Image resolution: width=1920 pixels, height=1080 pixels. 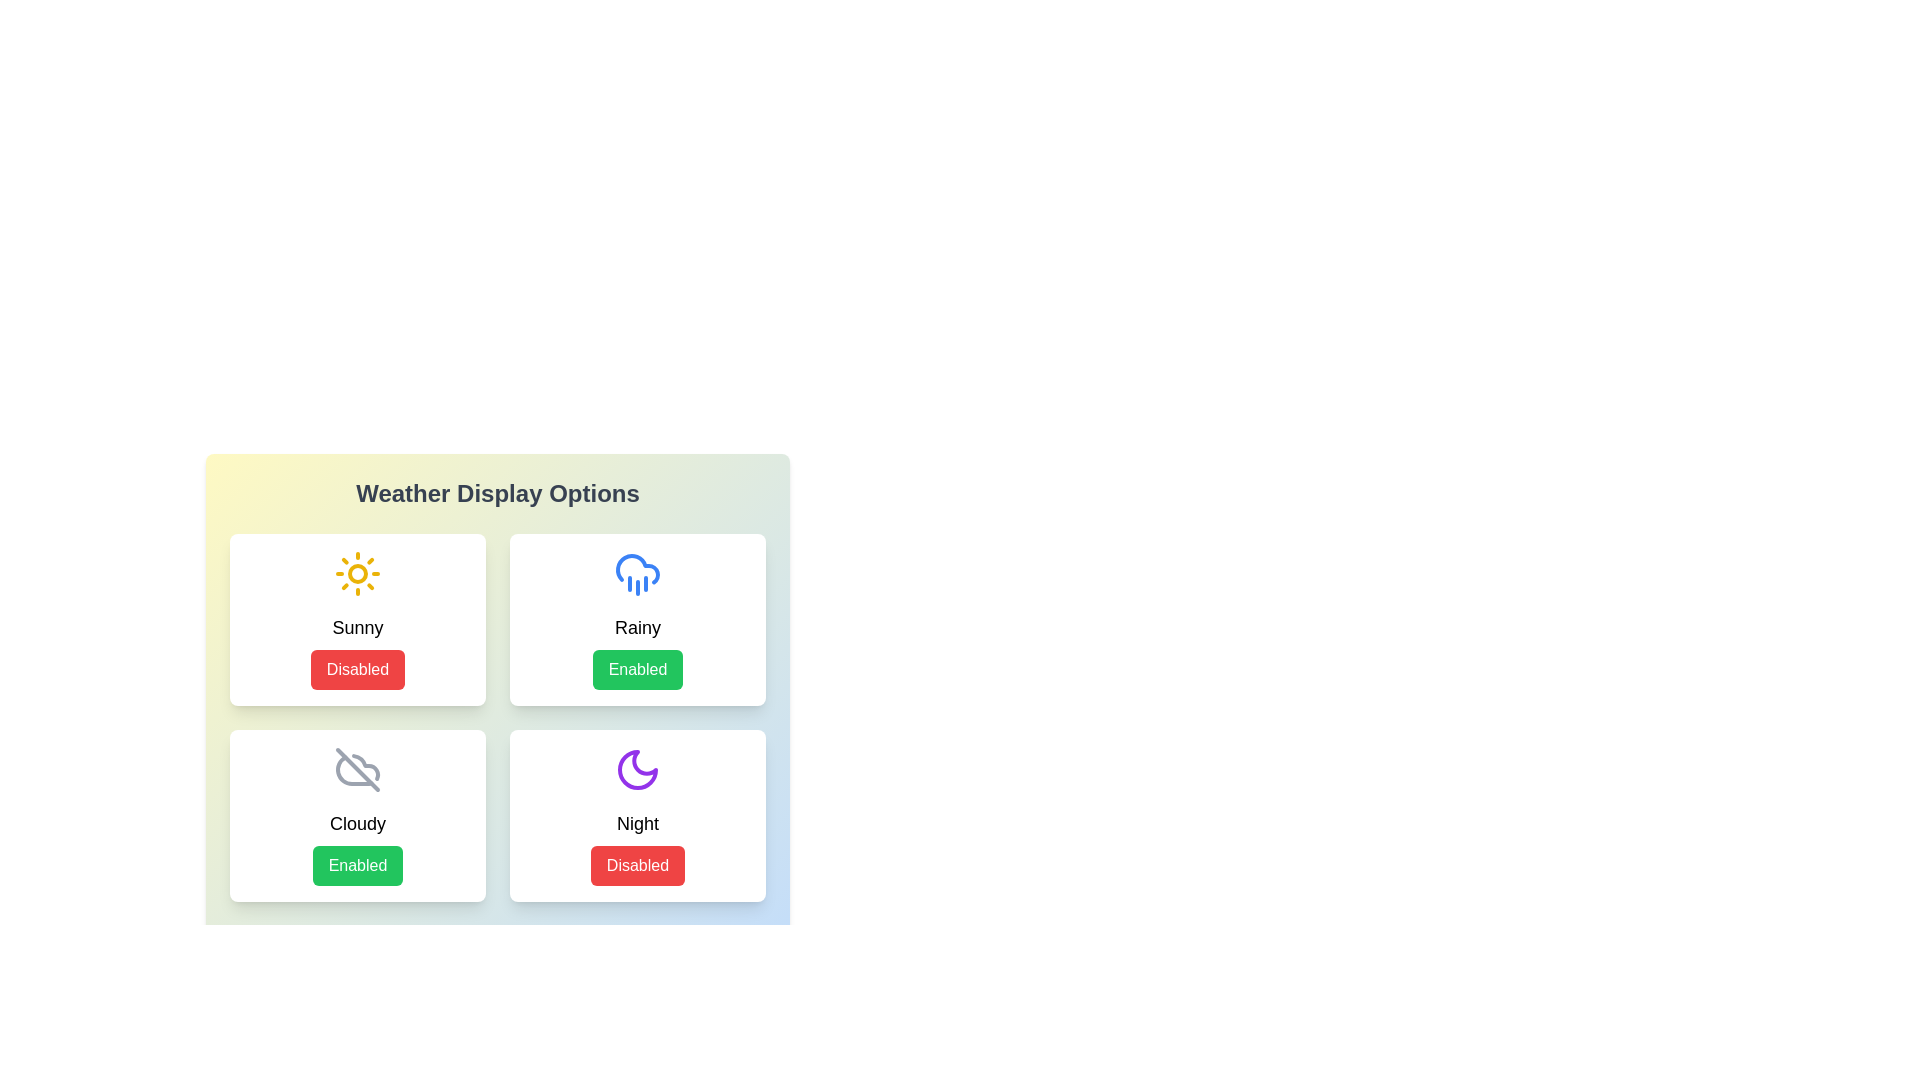 What do you see at coordinates (358, 619) in the screenshot?
I see `the weather option sunny` at bounding box center [358, 619].